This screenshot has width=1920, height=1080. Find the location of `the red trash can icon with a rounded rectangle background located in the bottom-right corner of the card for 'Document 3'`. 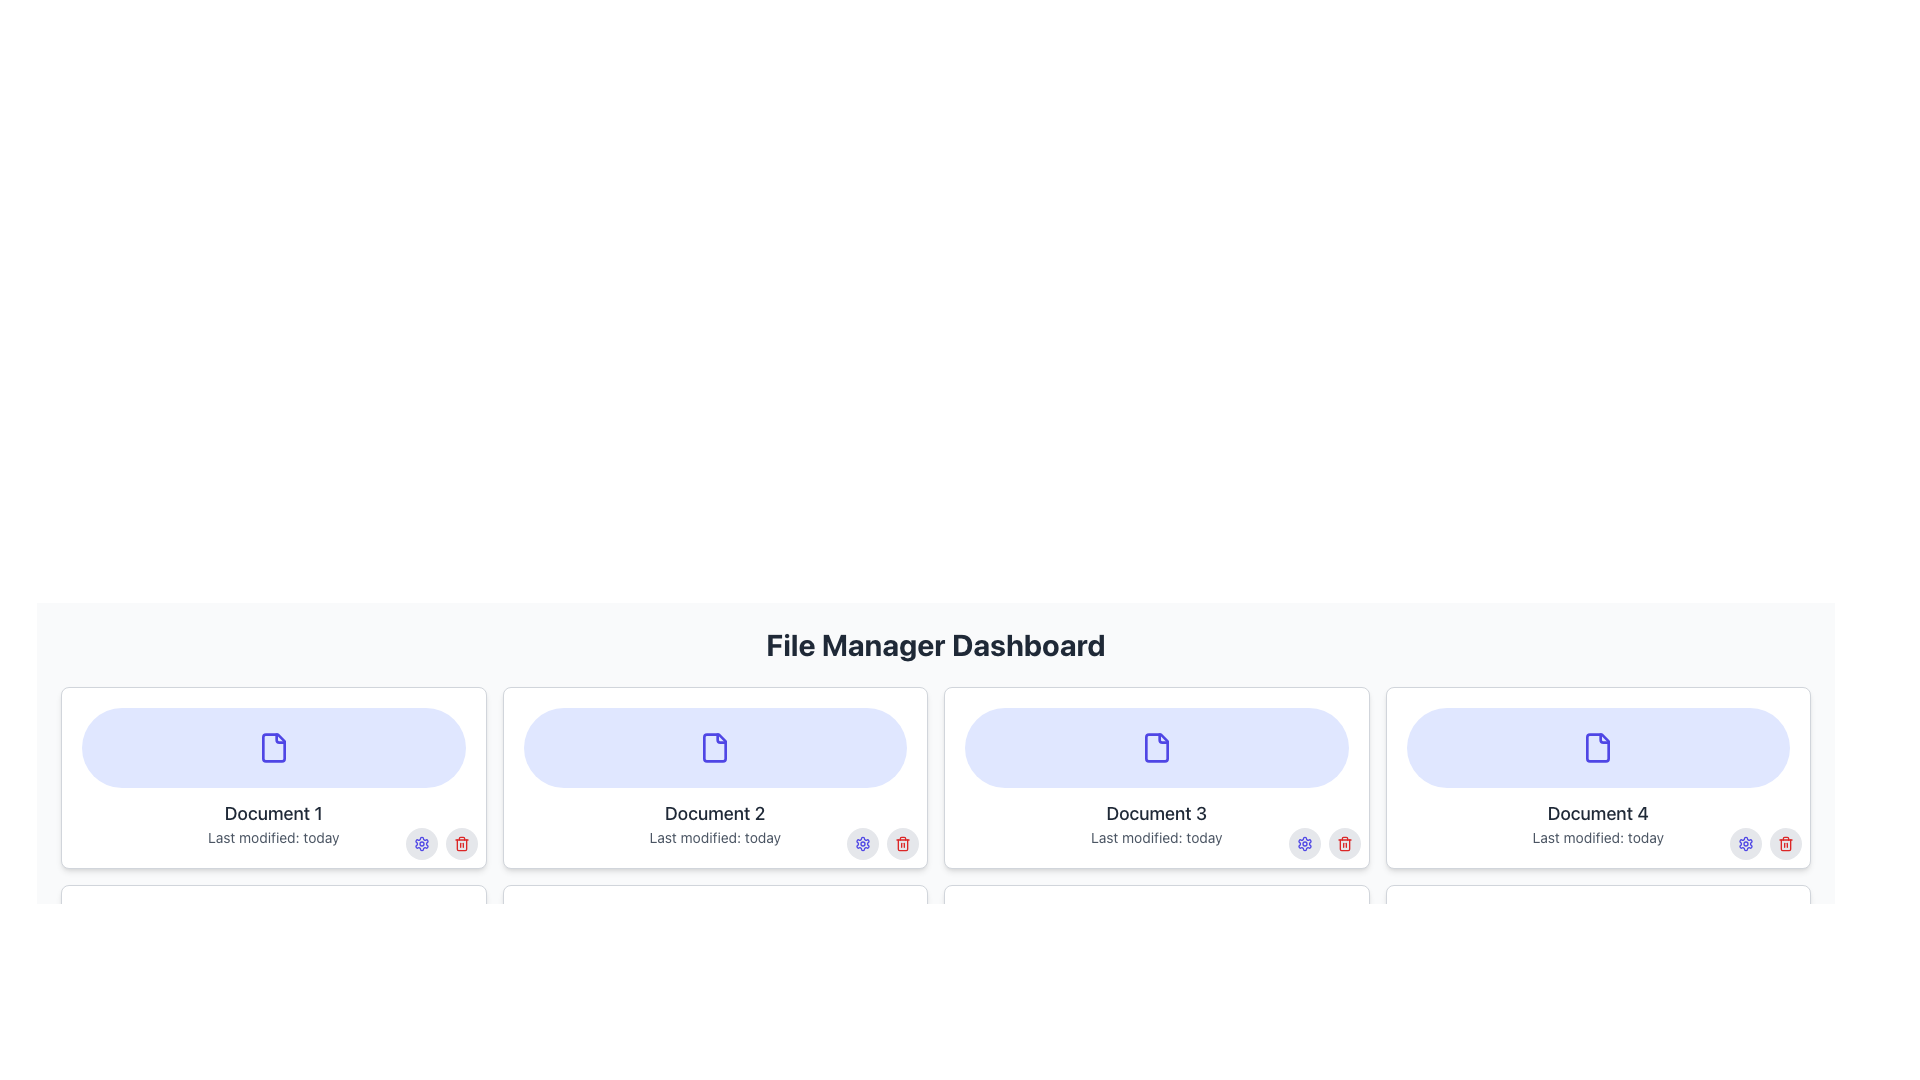

the red trash can icon with a rounded rectangle background located in the bottom-right corner of the card for 'Document 3' is located at coordinates (1344, 844).